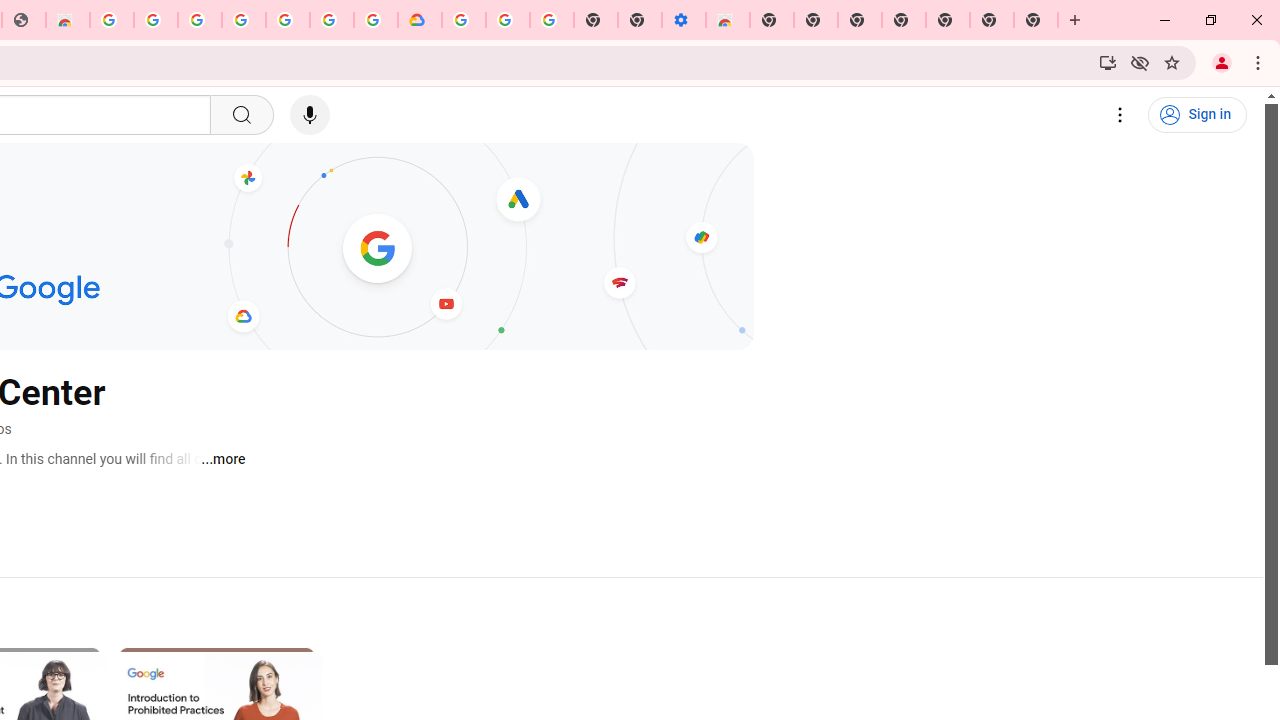 This screenshot has width=1280, height=720. Describe the element at coordinates (199, 20) in the screenshot. I see `'Sign in - Google Accounts'` at that location.